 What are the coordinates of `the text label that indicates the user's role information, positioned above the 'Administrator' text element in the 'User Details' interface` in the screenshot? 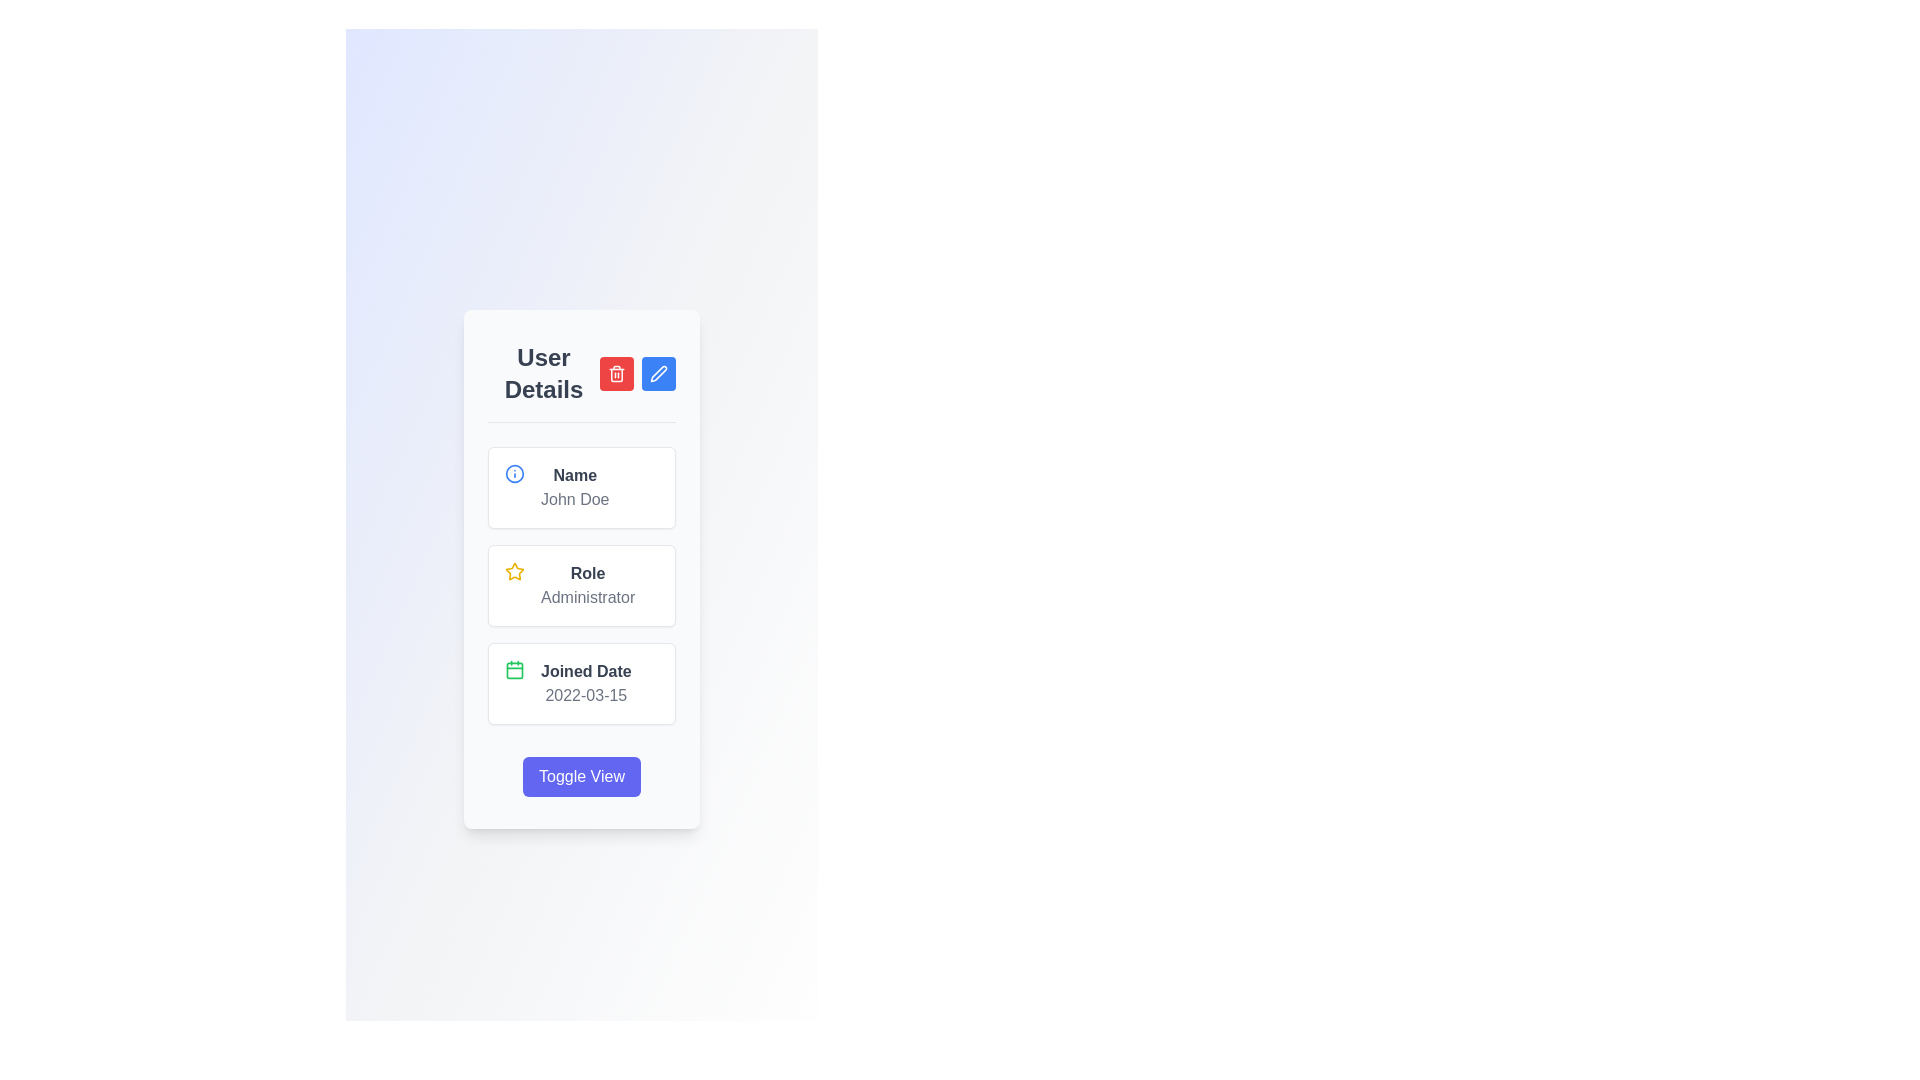 It's located at (587, 573).